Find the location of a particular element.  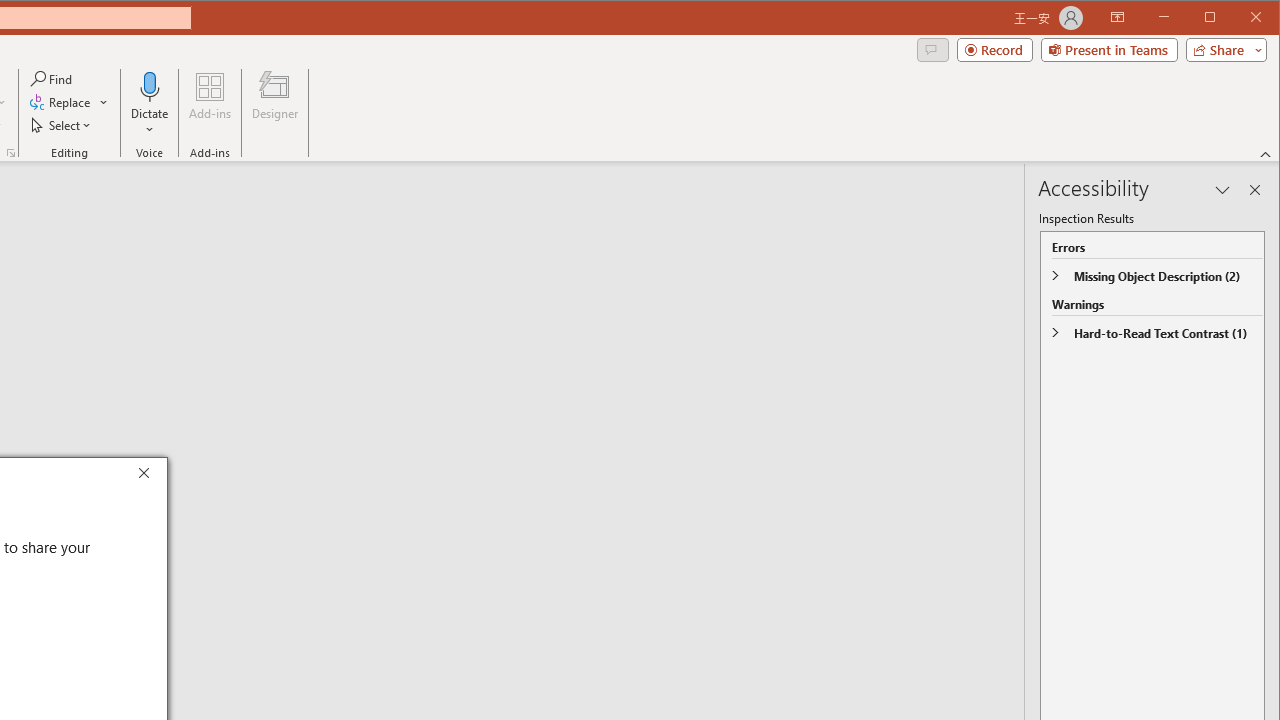

'Find...' is located at coordinates (53, 78).